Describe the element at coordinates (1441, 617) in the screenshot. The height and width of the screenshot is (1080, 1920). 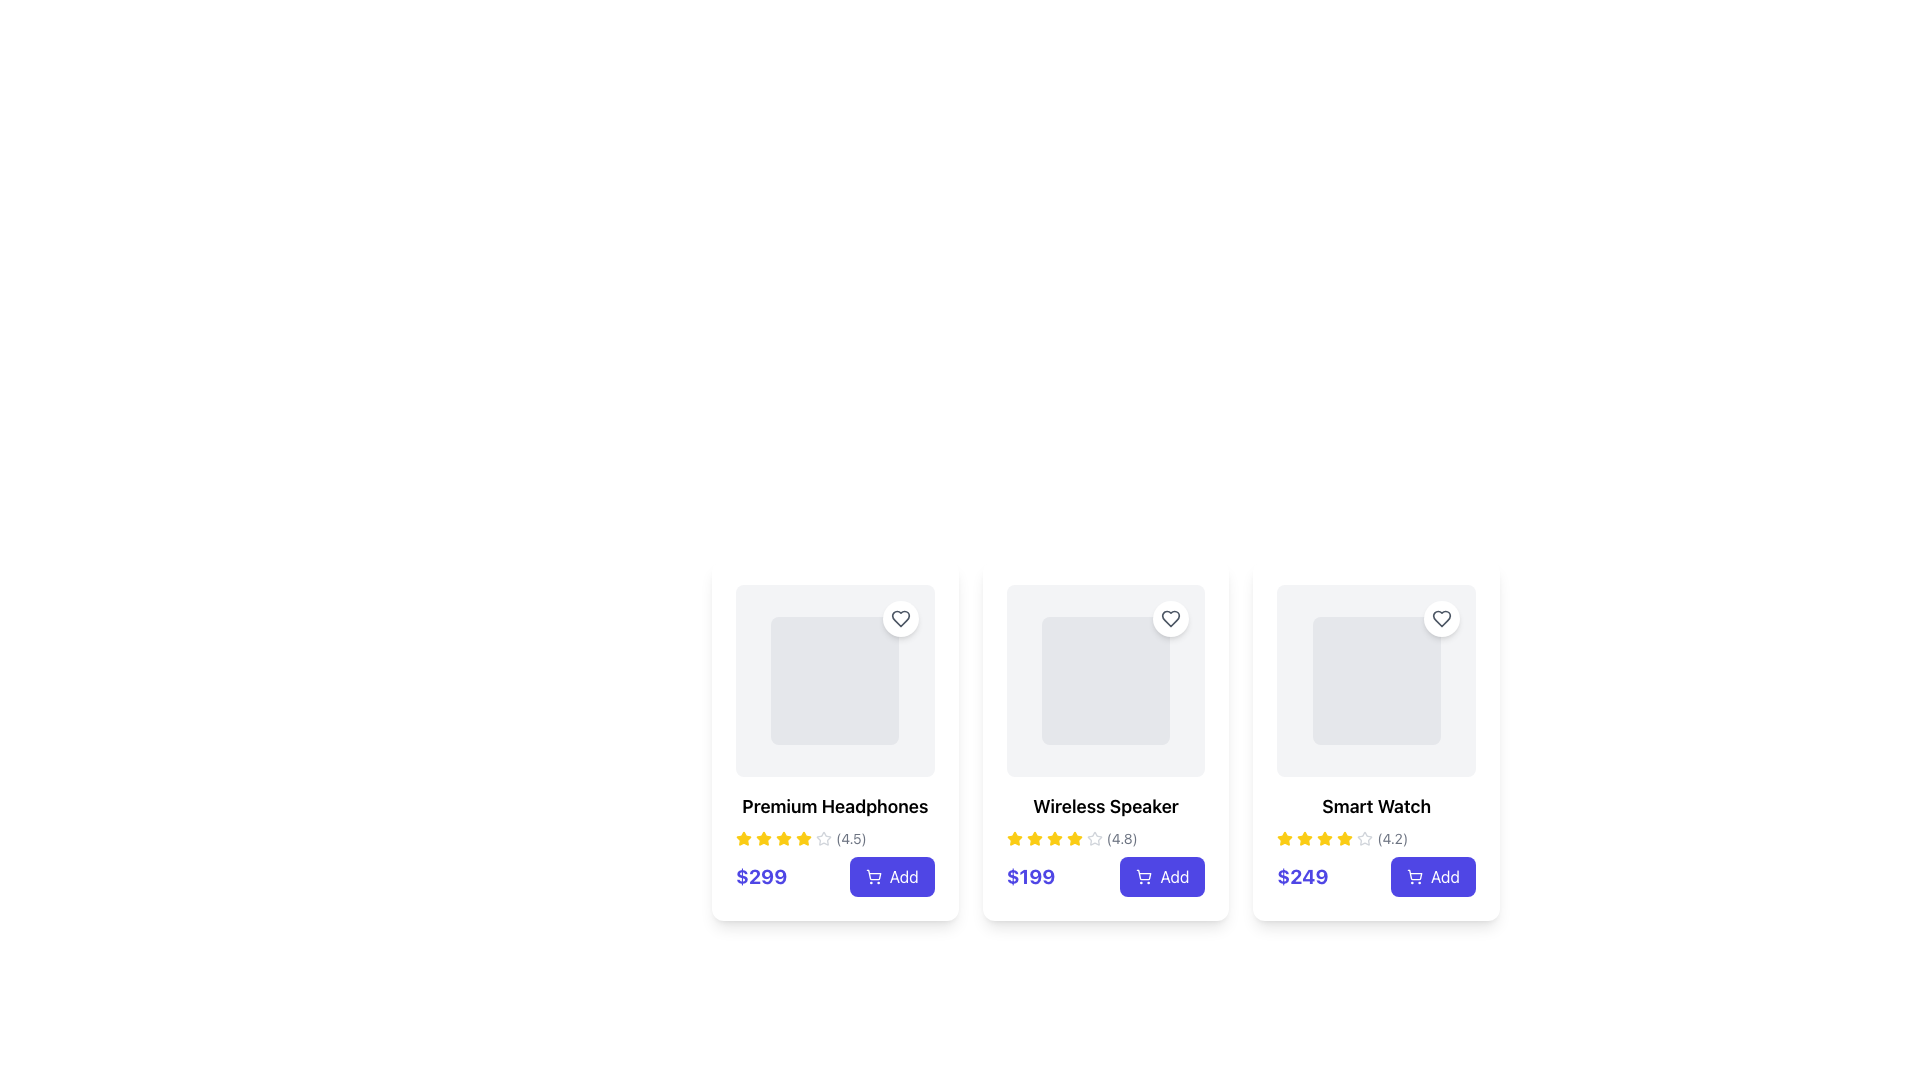
I see `the favorite button located in the upper right corner of the 'Smart Watch' card, which is the third button from the left among similar buttons` at that location.